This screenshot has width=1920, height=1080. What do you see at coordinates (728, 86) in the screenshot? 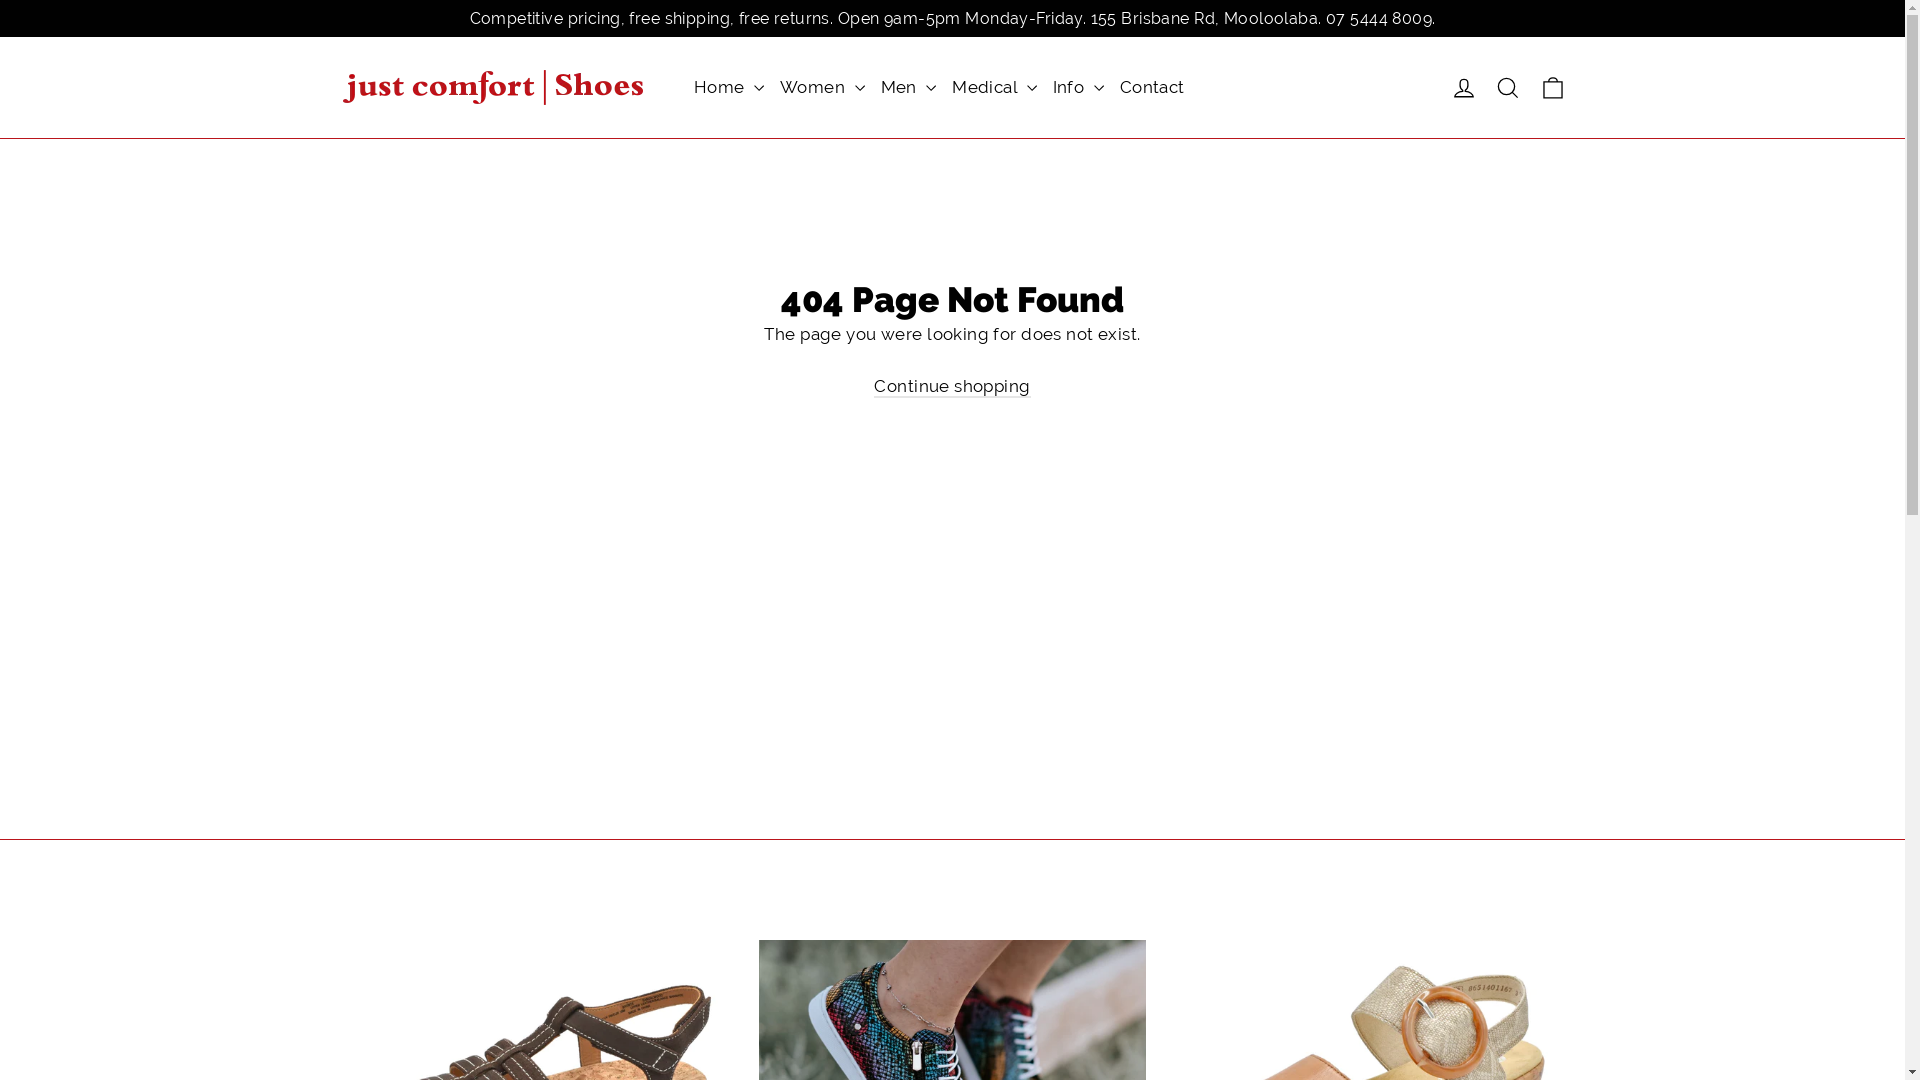
I see `'Home'` at bounding box center [728, 86].